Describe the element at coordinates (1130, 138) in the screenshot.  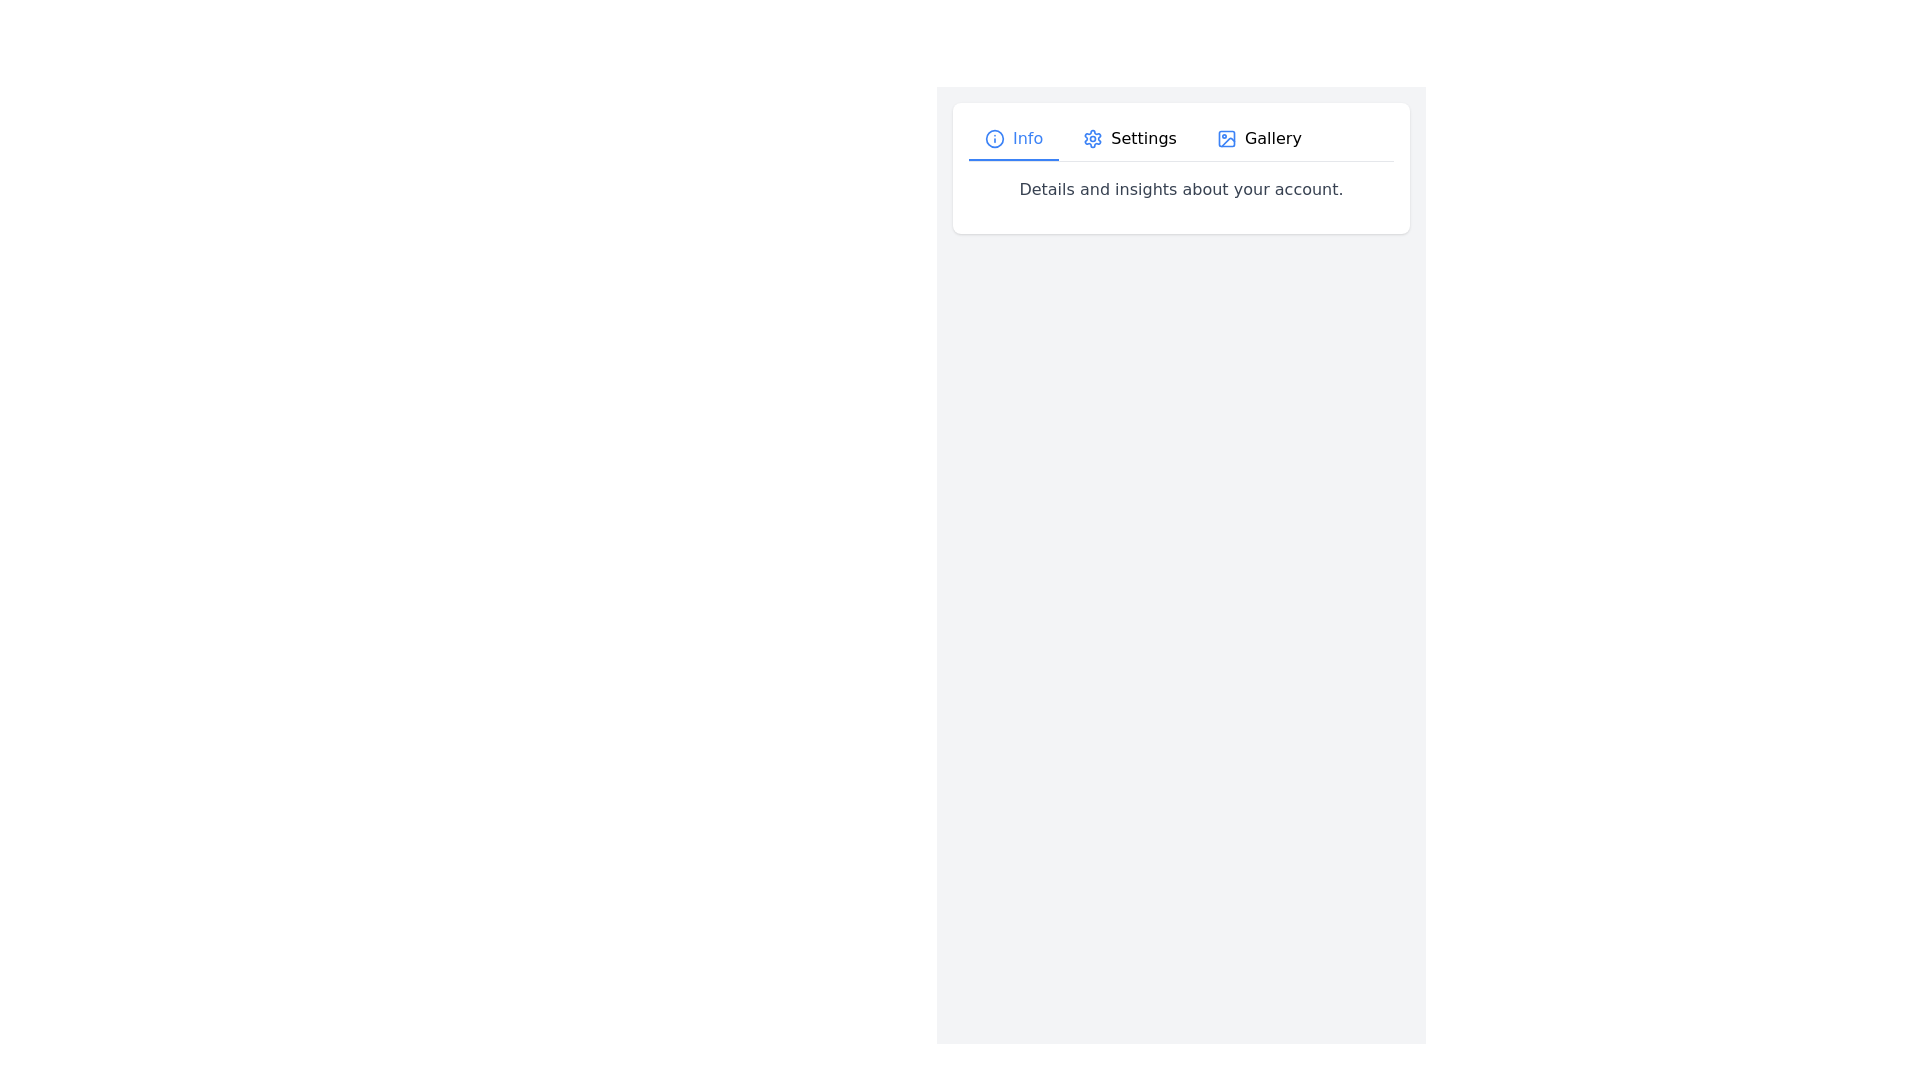
I see `the 'Settings' button, which features a blue gear icon and the text 'Settings'` at that location.